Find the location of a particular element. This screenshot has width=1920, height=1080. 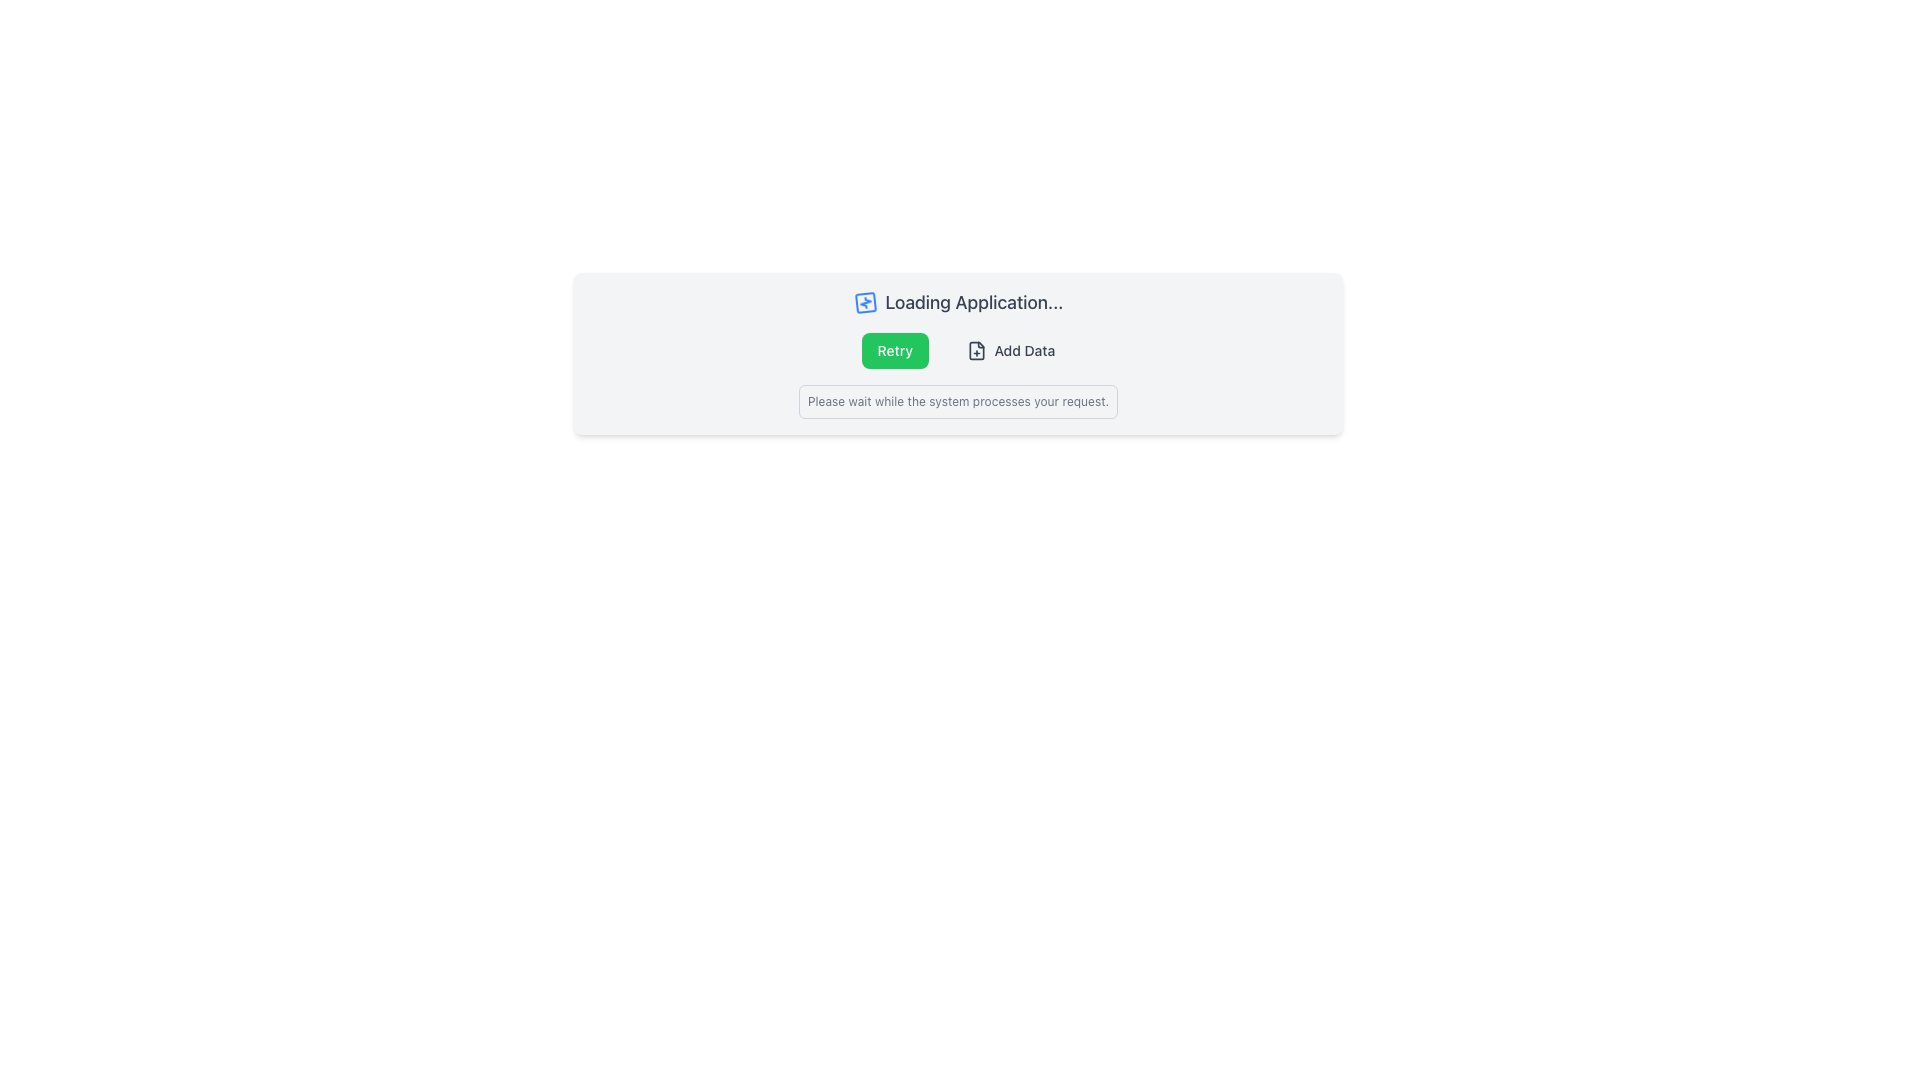

the leftmost button is located at coordinates (893, 350).